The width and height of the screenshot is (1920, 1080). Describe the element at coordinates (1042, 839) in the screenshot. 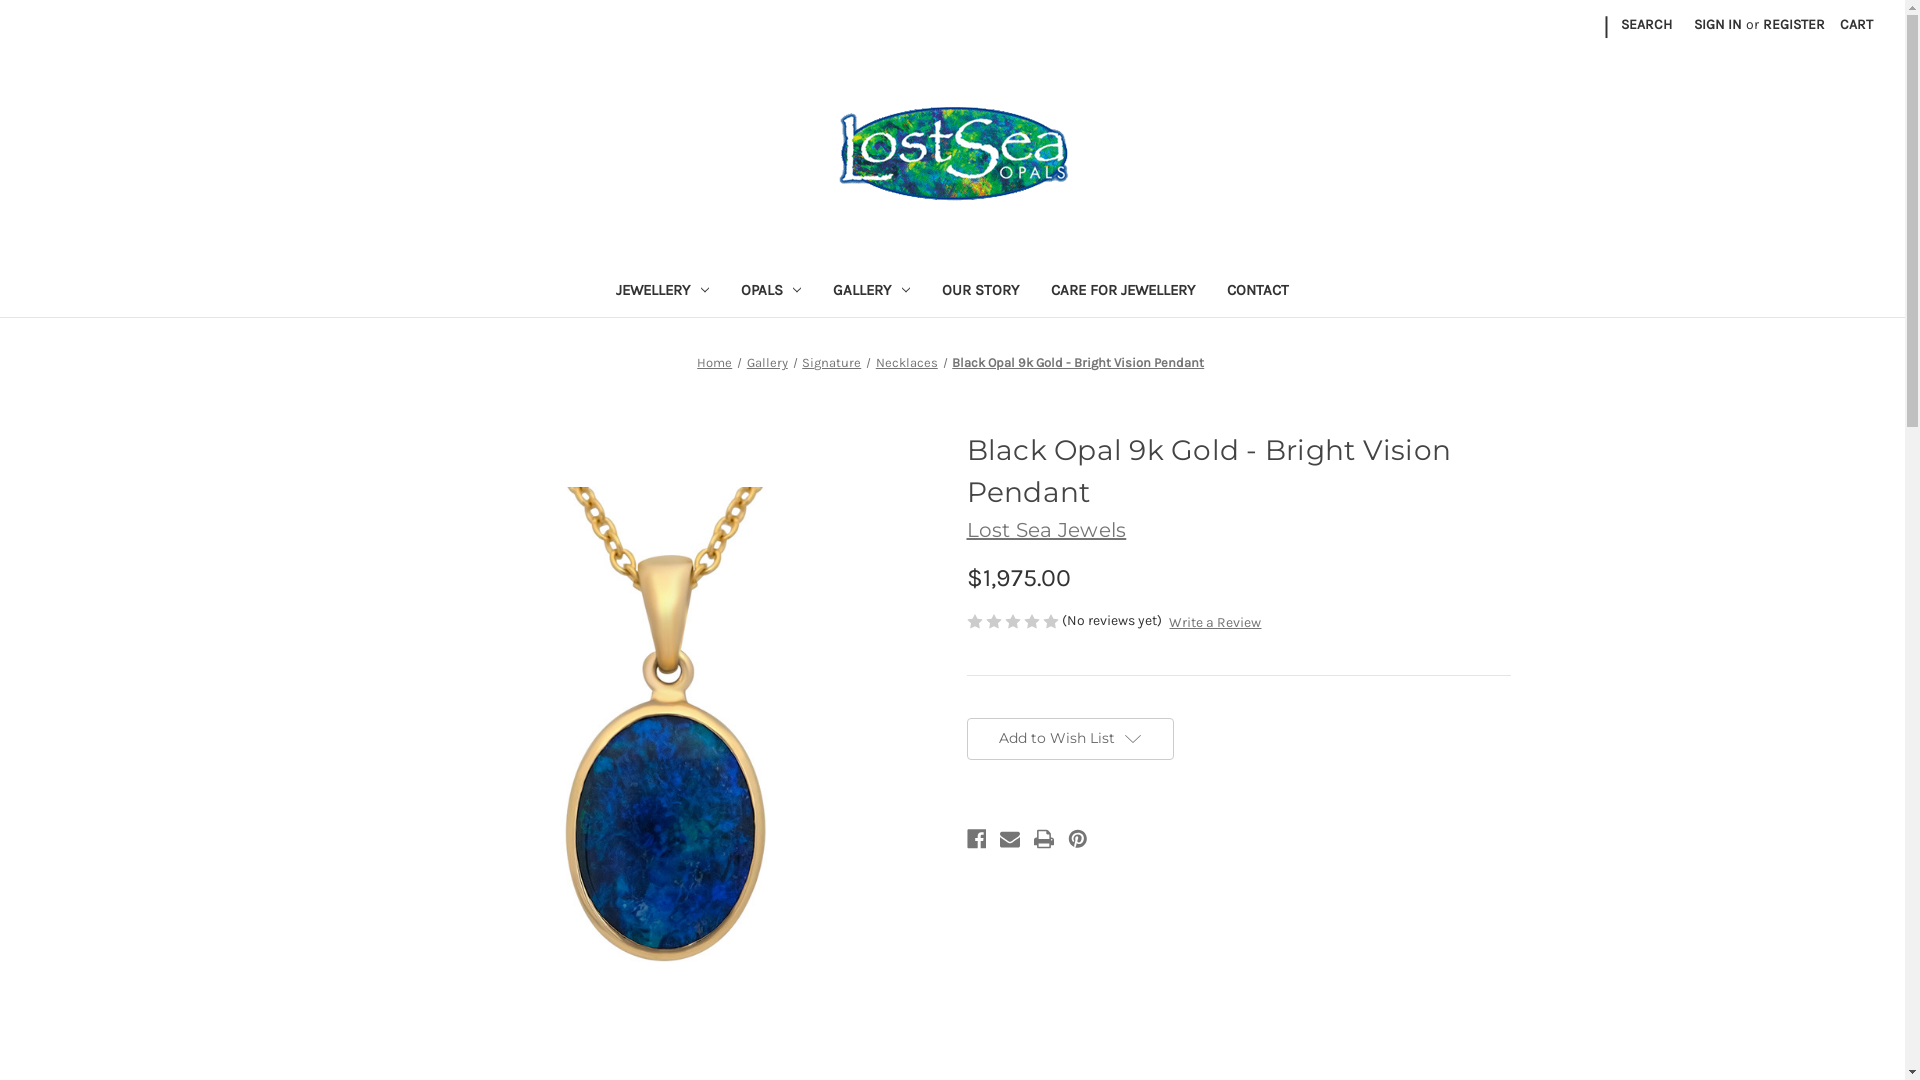

I see `'Print'` at that location.